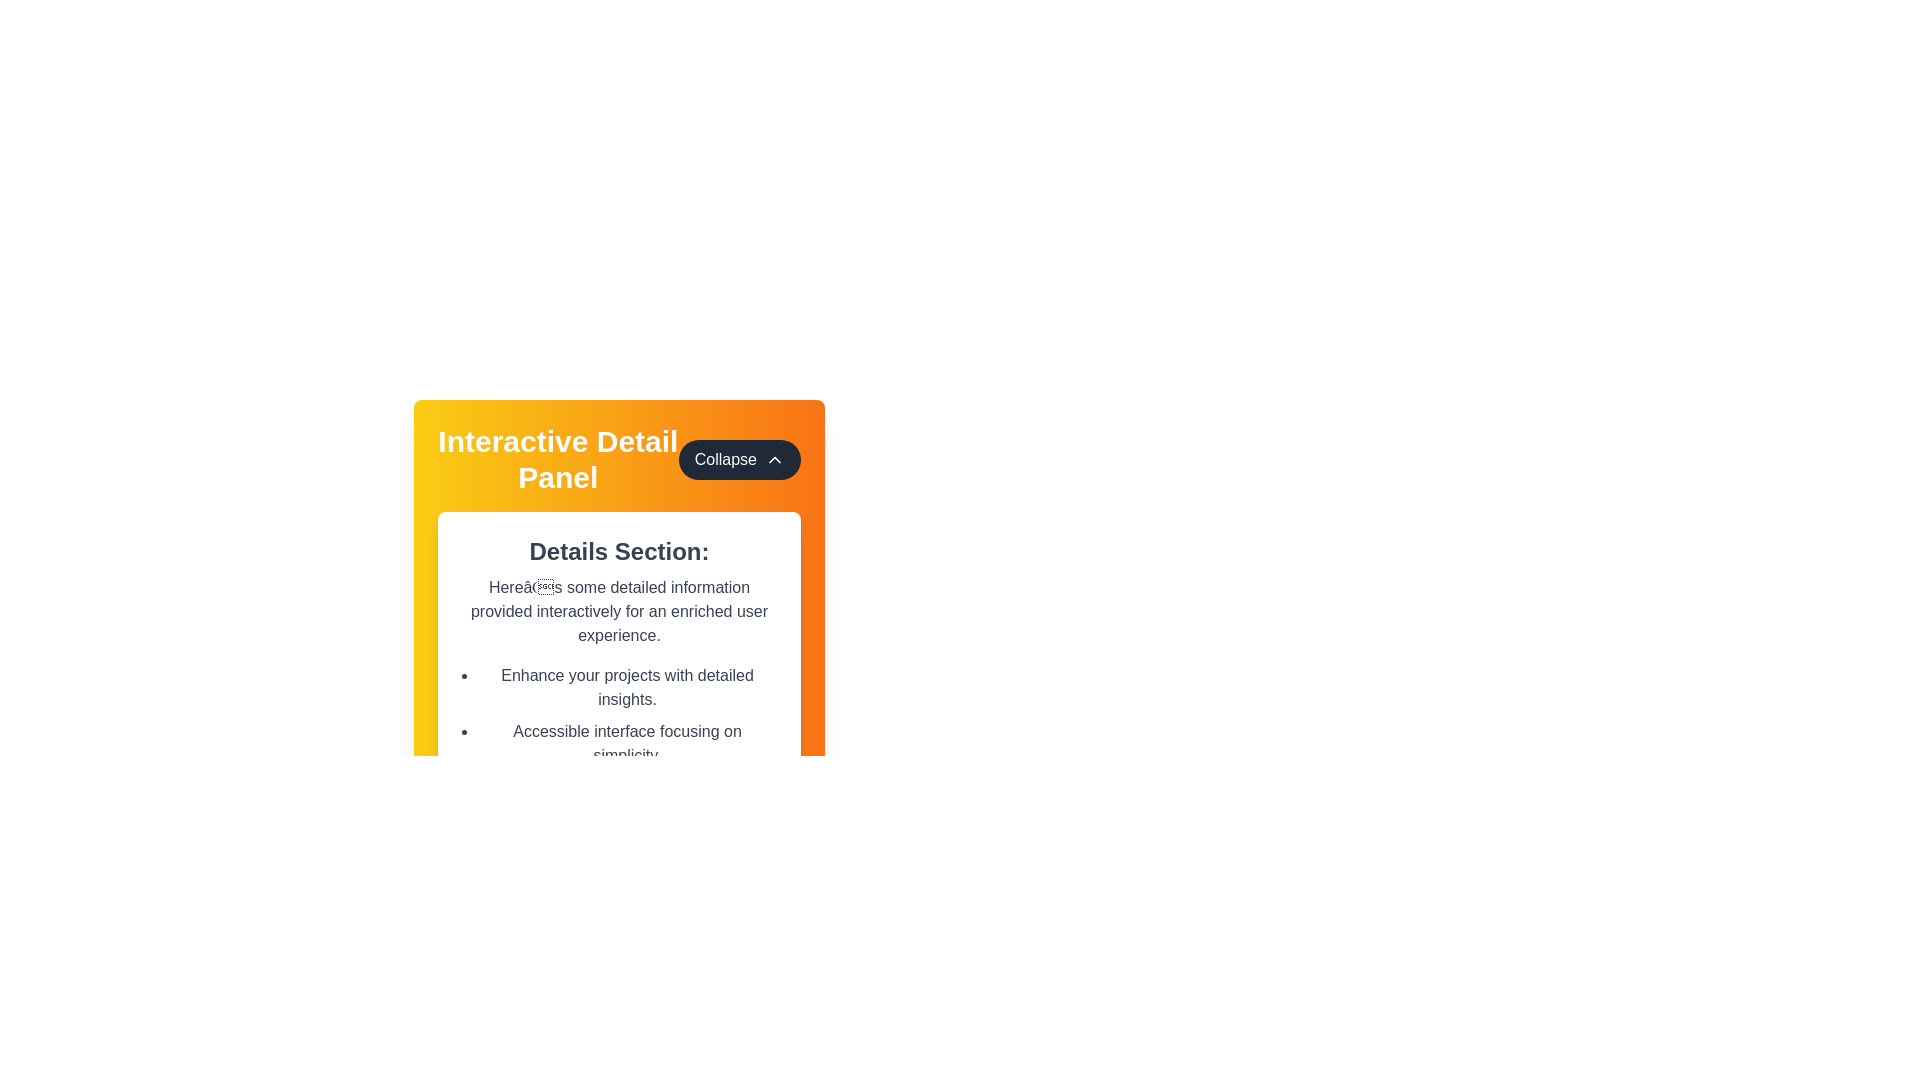  Describe the element at coordinates (618, 566) in the screenshot. I see `text content displayed in the detailed descriptive content panel located centrally below the header titled 'Interactive Detail Panel' and the 'Collapse' button` at that location.